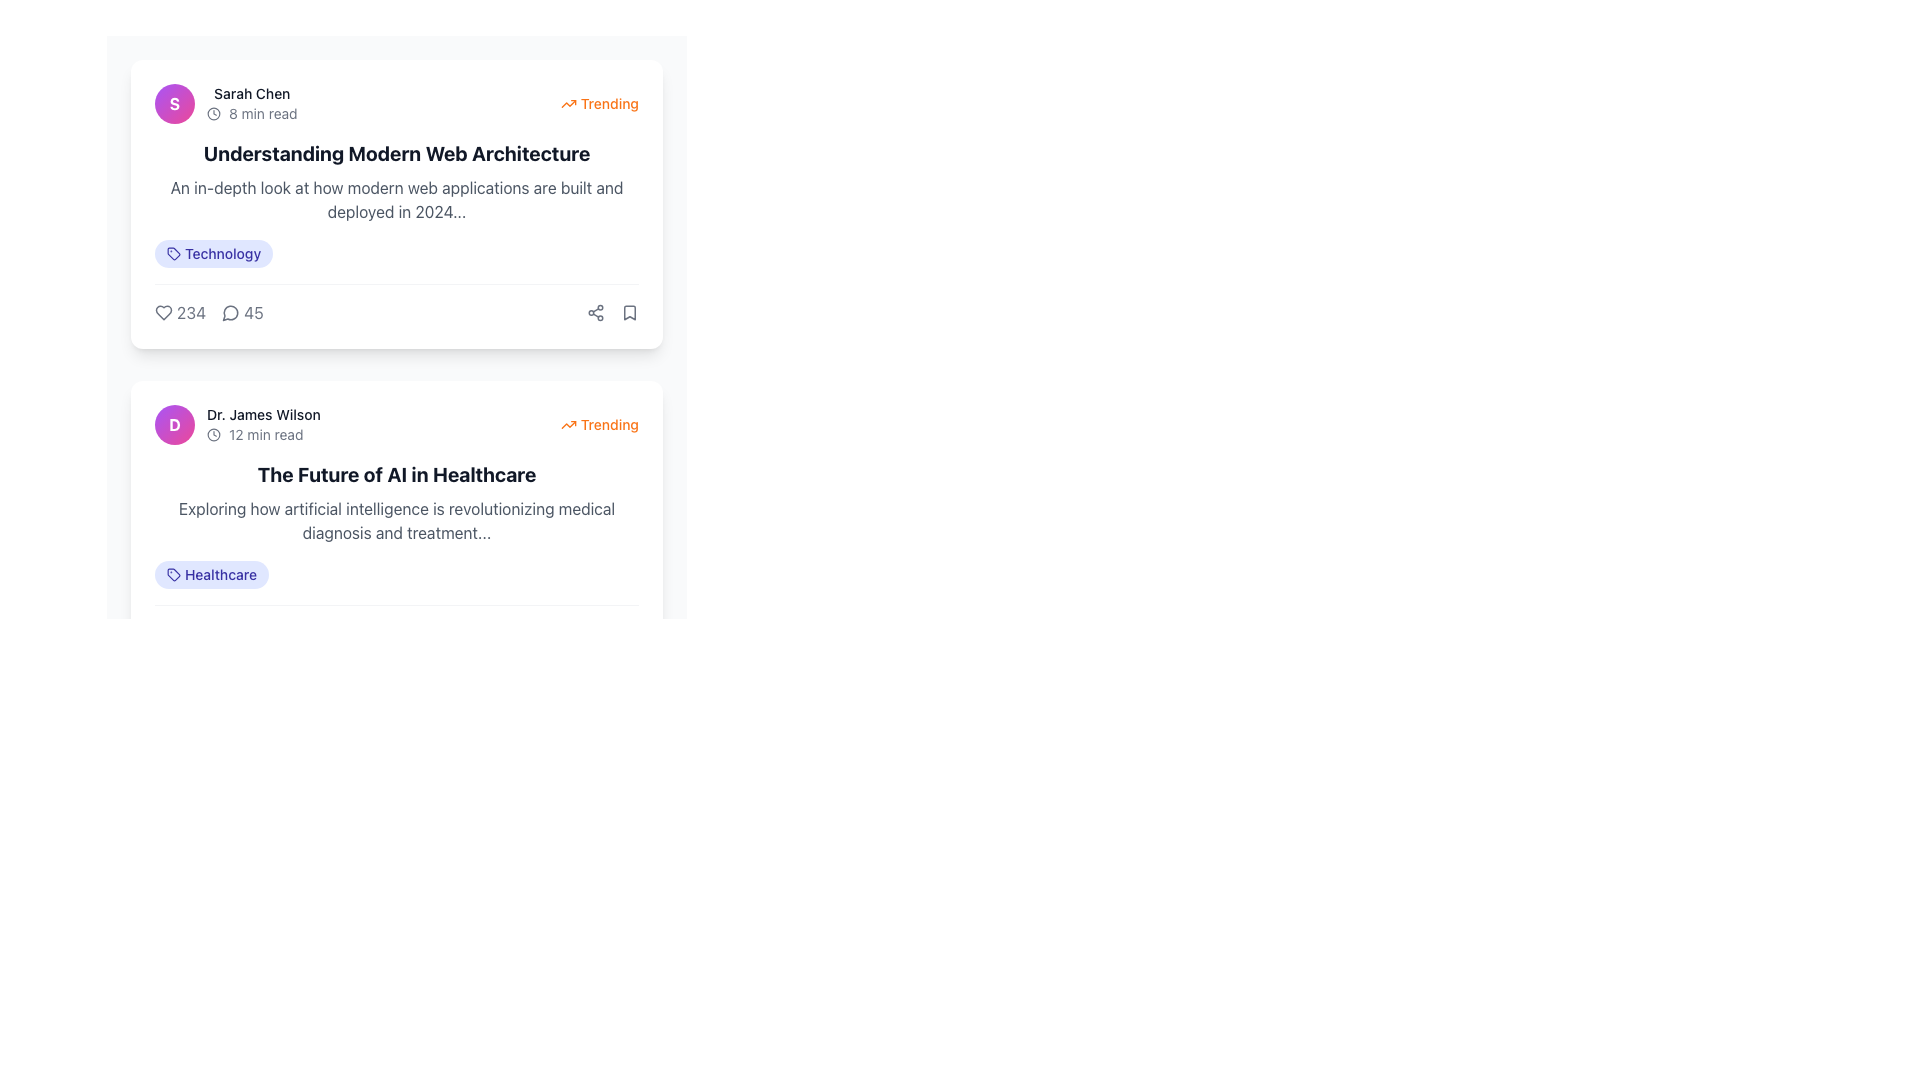 This screenshot has width=1920, height=1080. Describe the element at coordinates (173, 253) in the screenshot. I see `the 'Technology' category icon located to the left of the label text reading 'Technology' in the top card of the interface` at that location.